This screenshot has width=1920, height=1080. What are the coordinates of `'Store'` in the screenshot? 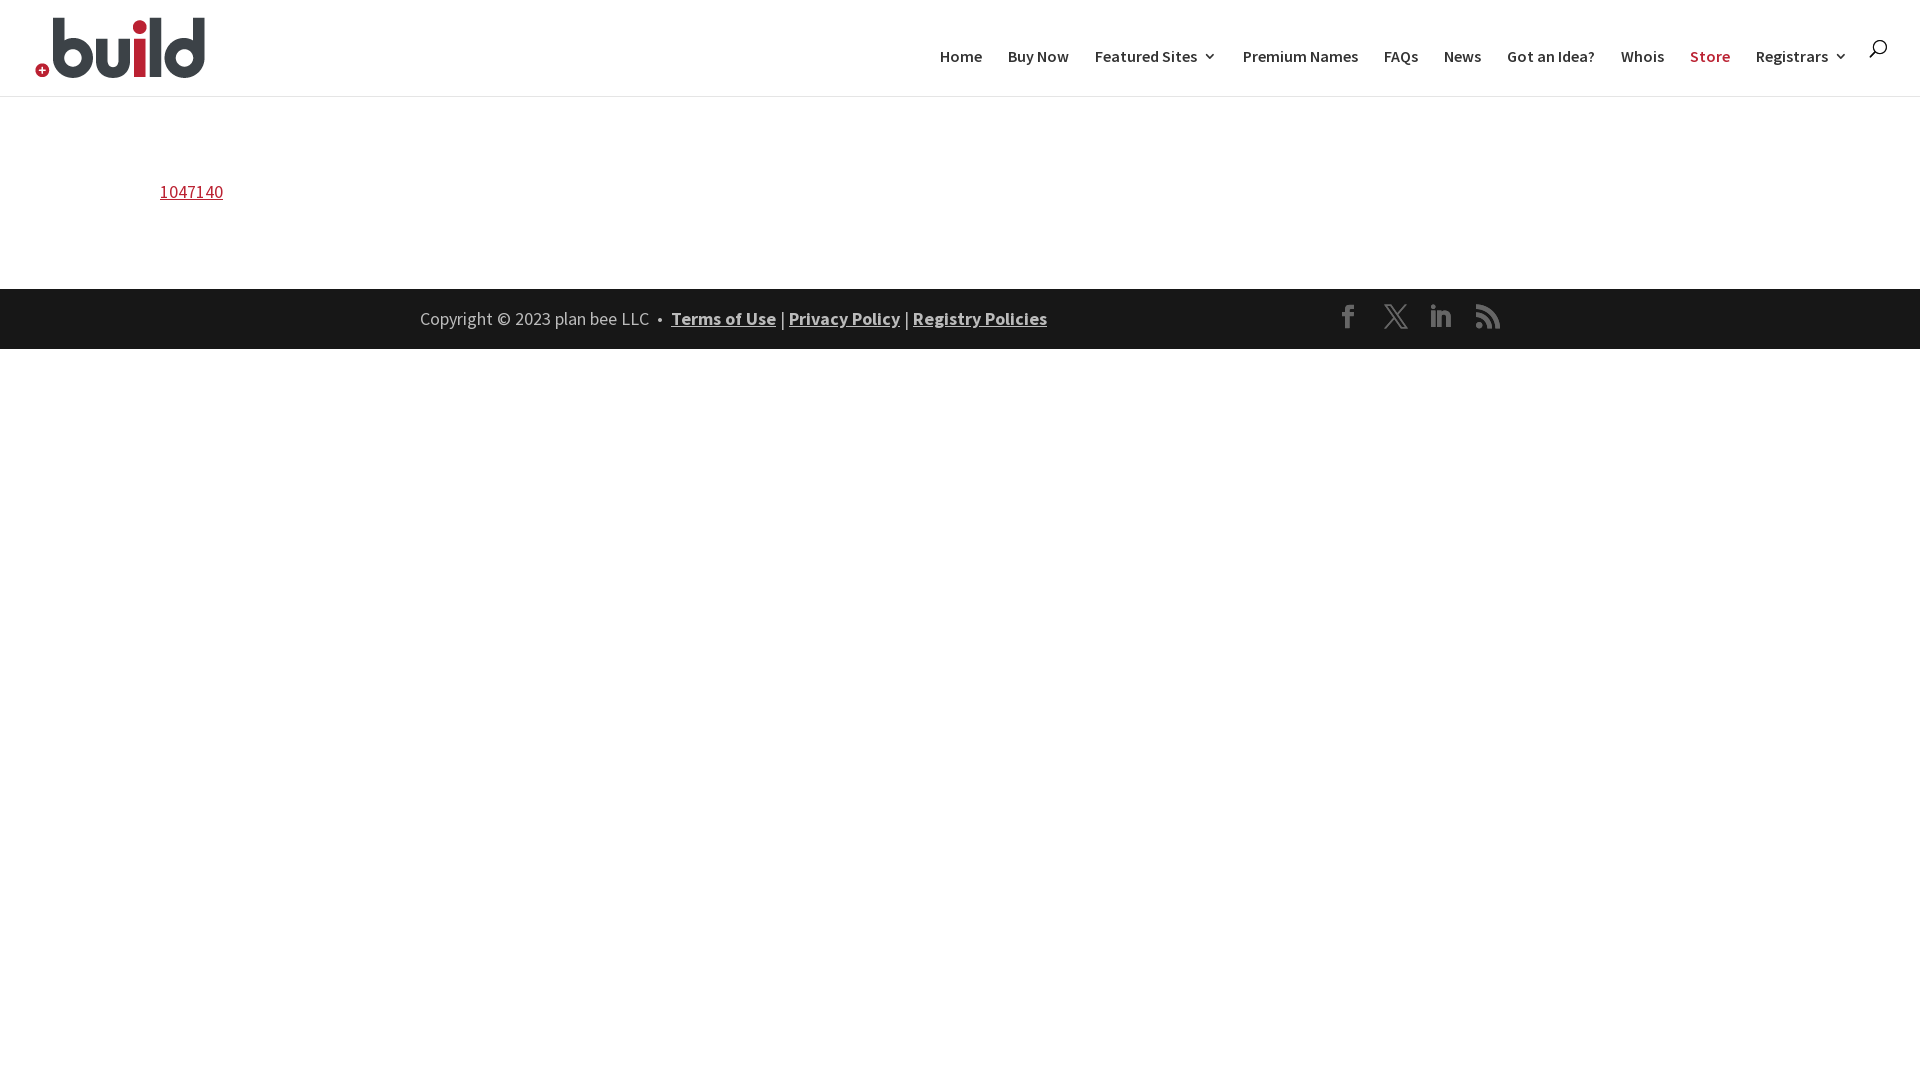 It's located at (1708, 71).